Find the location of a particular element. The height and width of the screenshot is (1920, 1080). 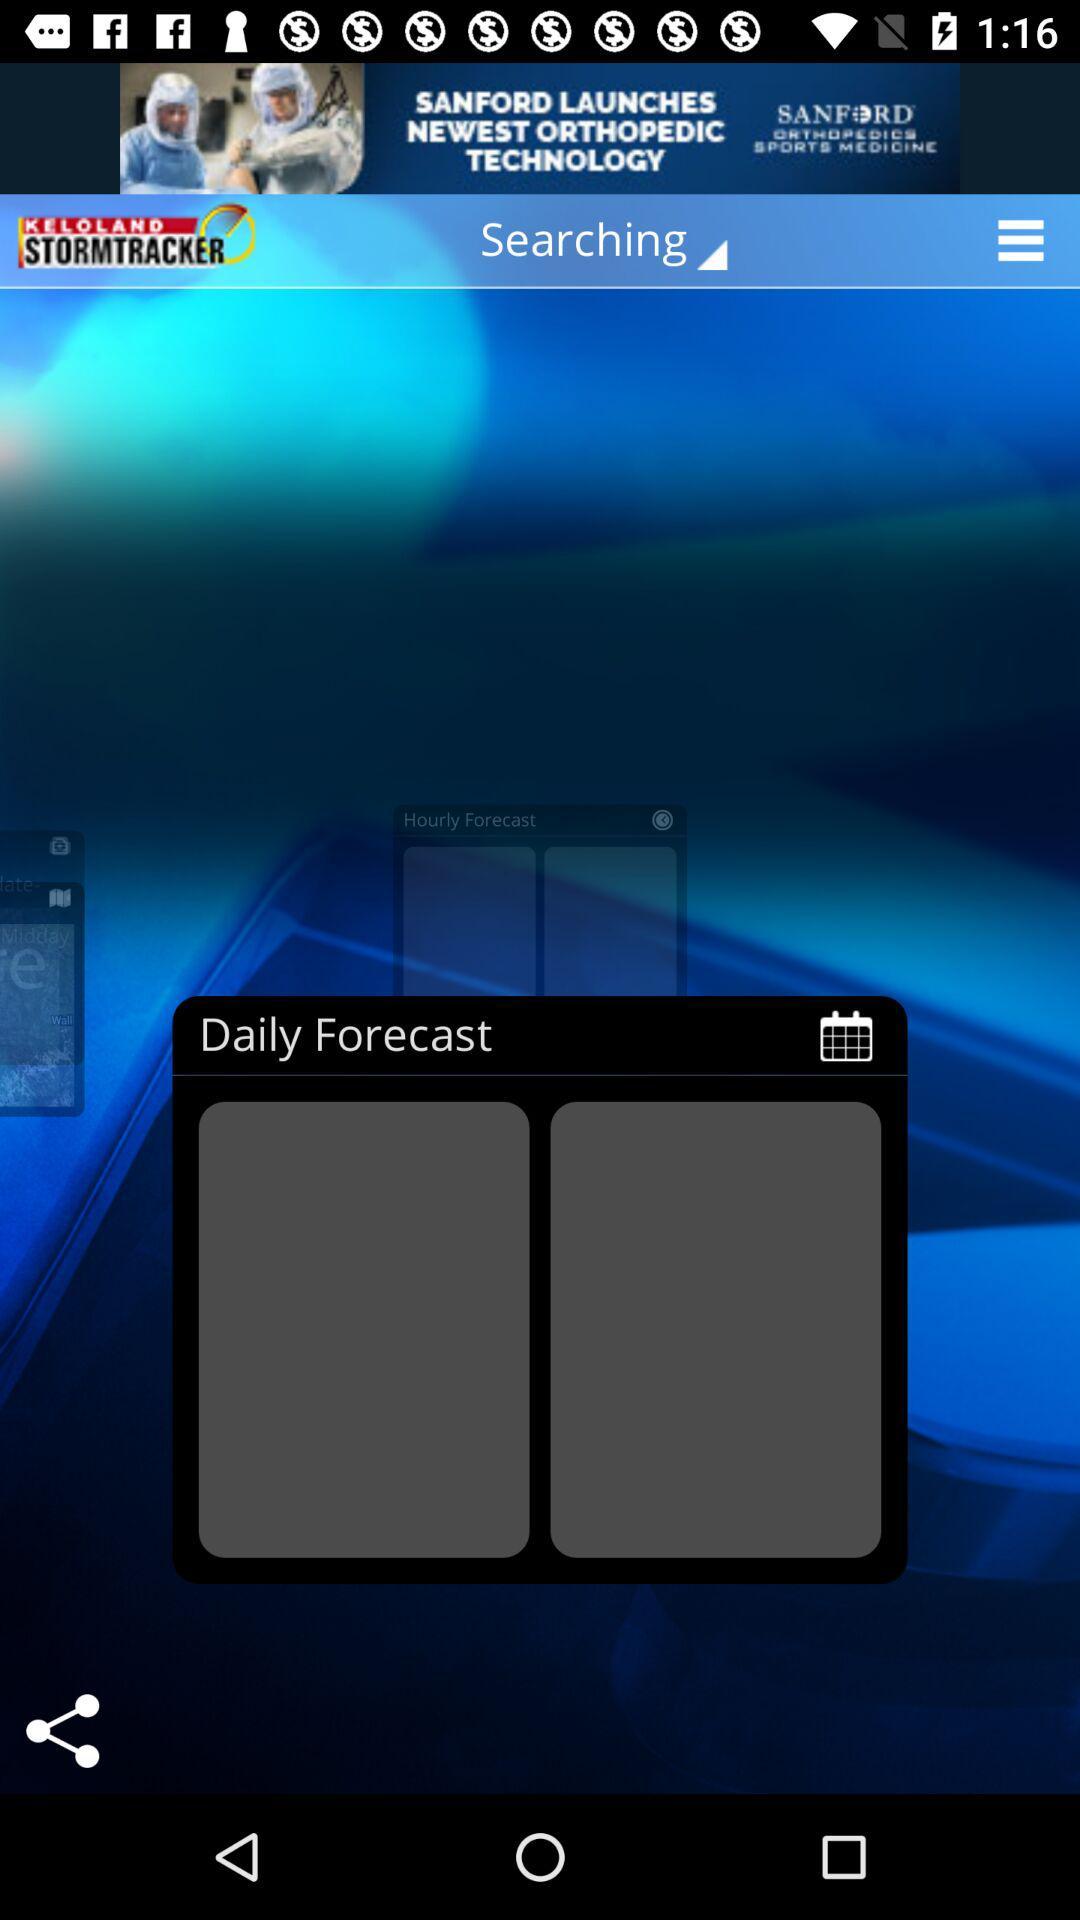

the share icon is located at coordinates (61, 1730).